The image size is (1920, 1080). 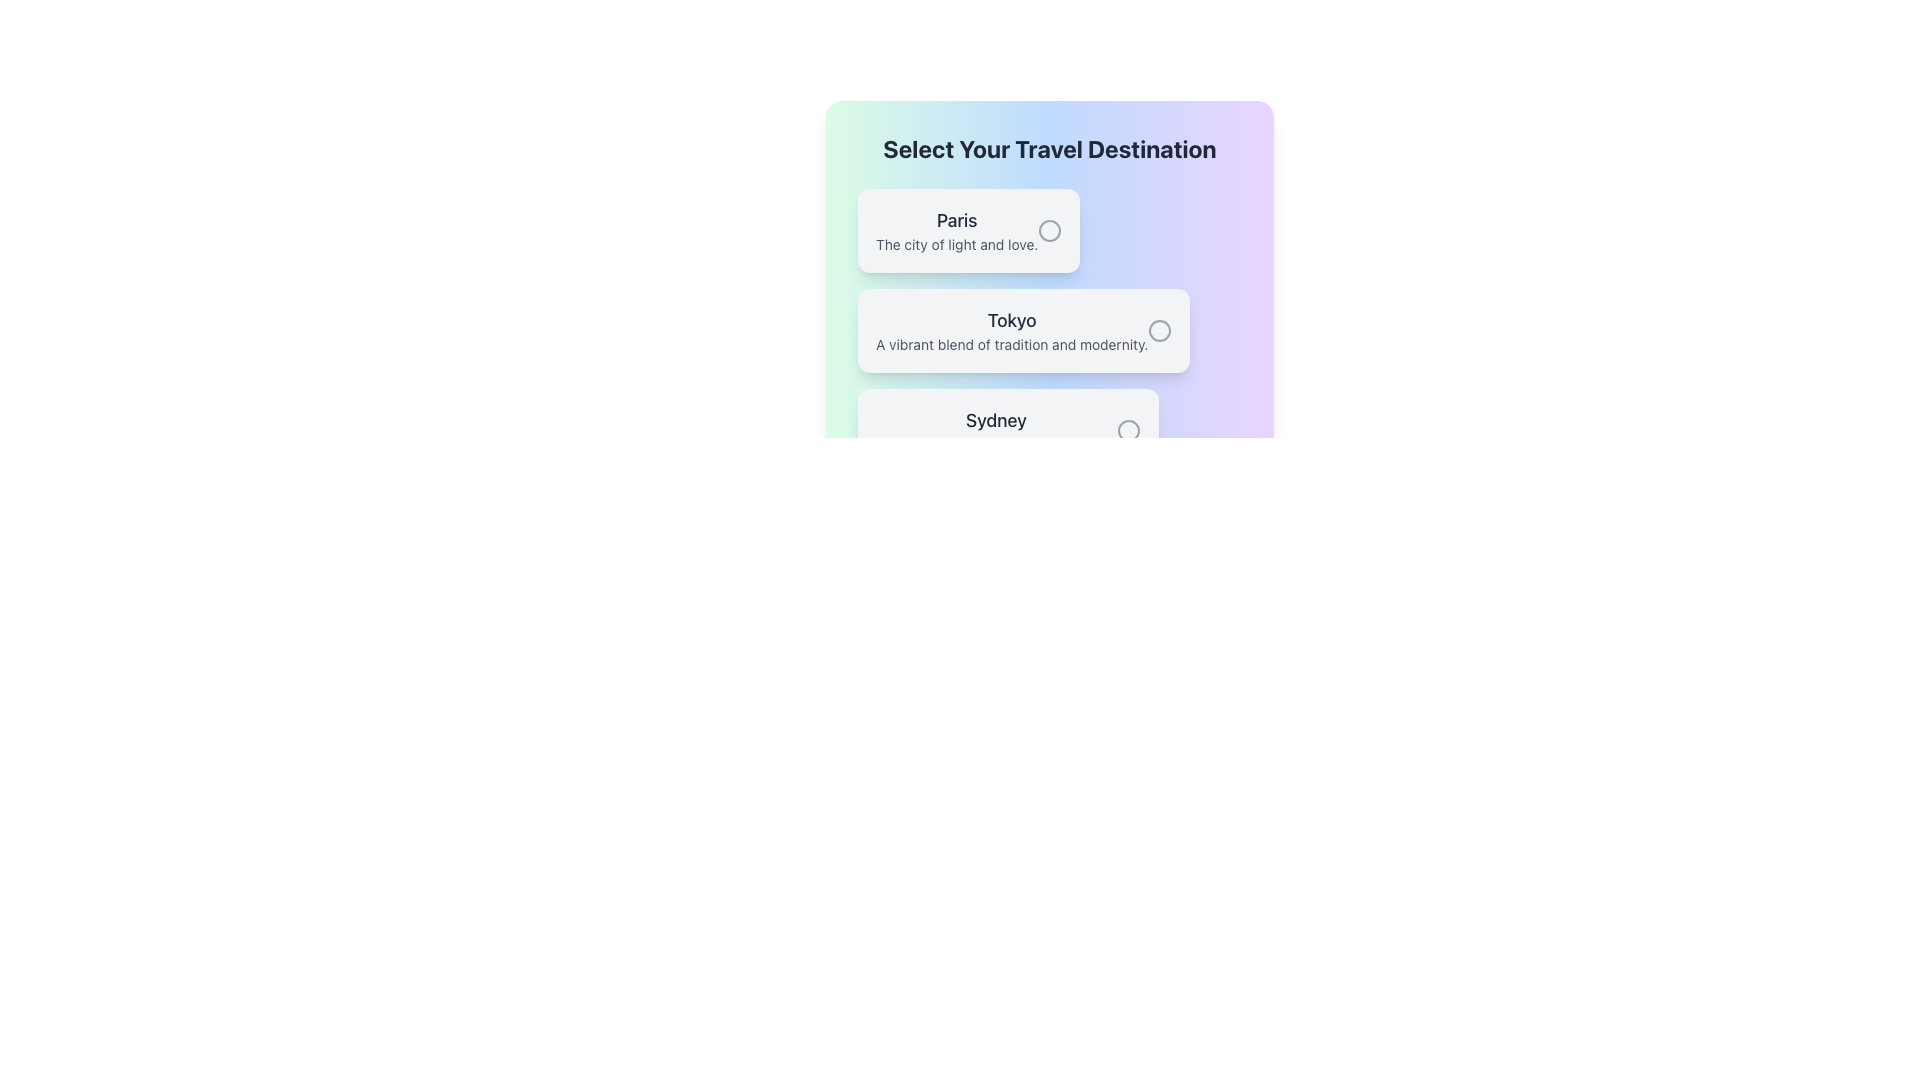 I want to click on the circular radio button for the 'Tokyo' option in the travel destination selection list, so click(x=1160, y=330).